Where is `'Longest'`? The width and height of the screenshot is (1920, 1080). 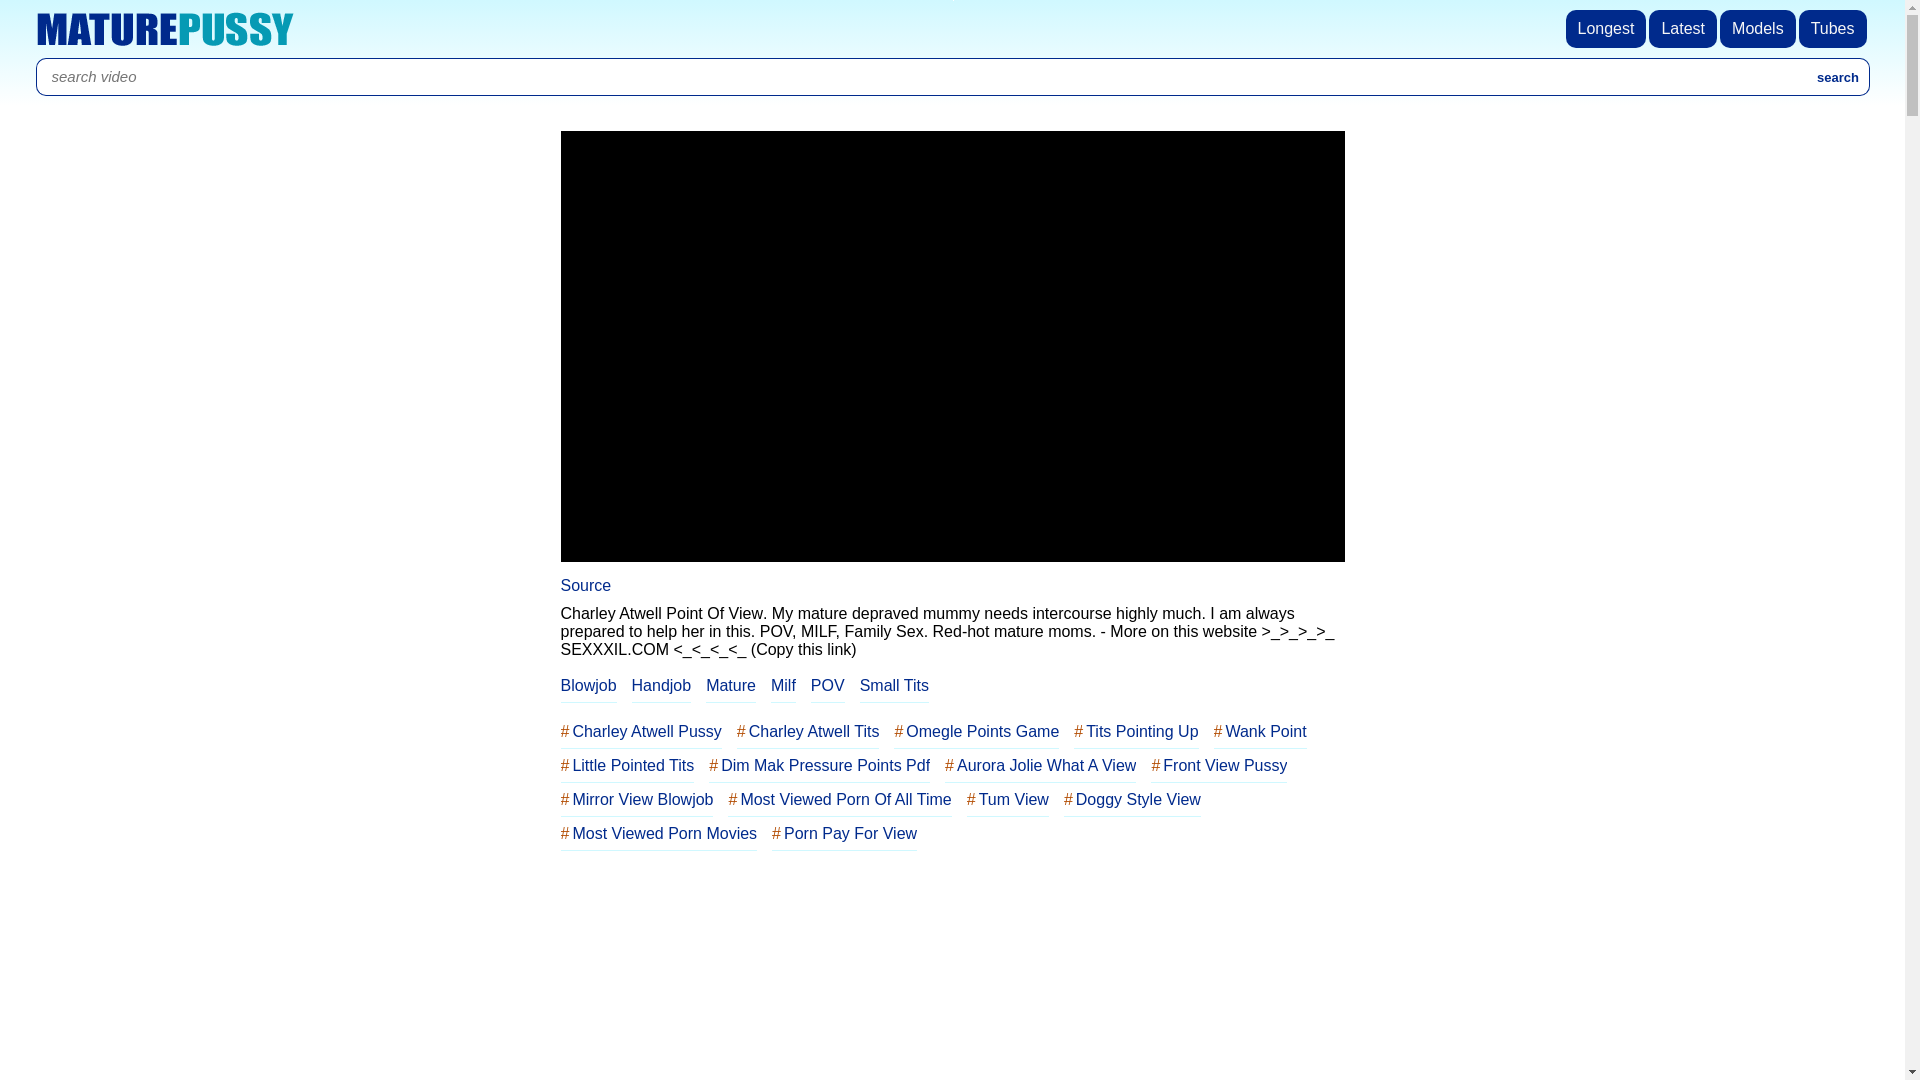 'Longest' is located at coordinates (1608, 29).